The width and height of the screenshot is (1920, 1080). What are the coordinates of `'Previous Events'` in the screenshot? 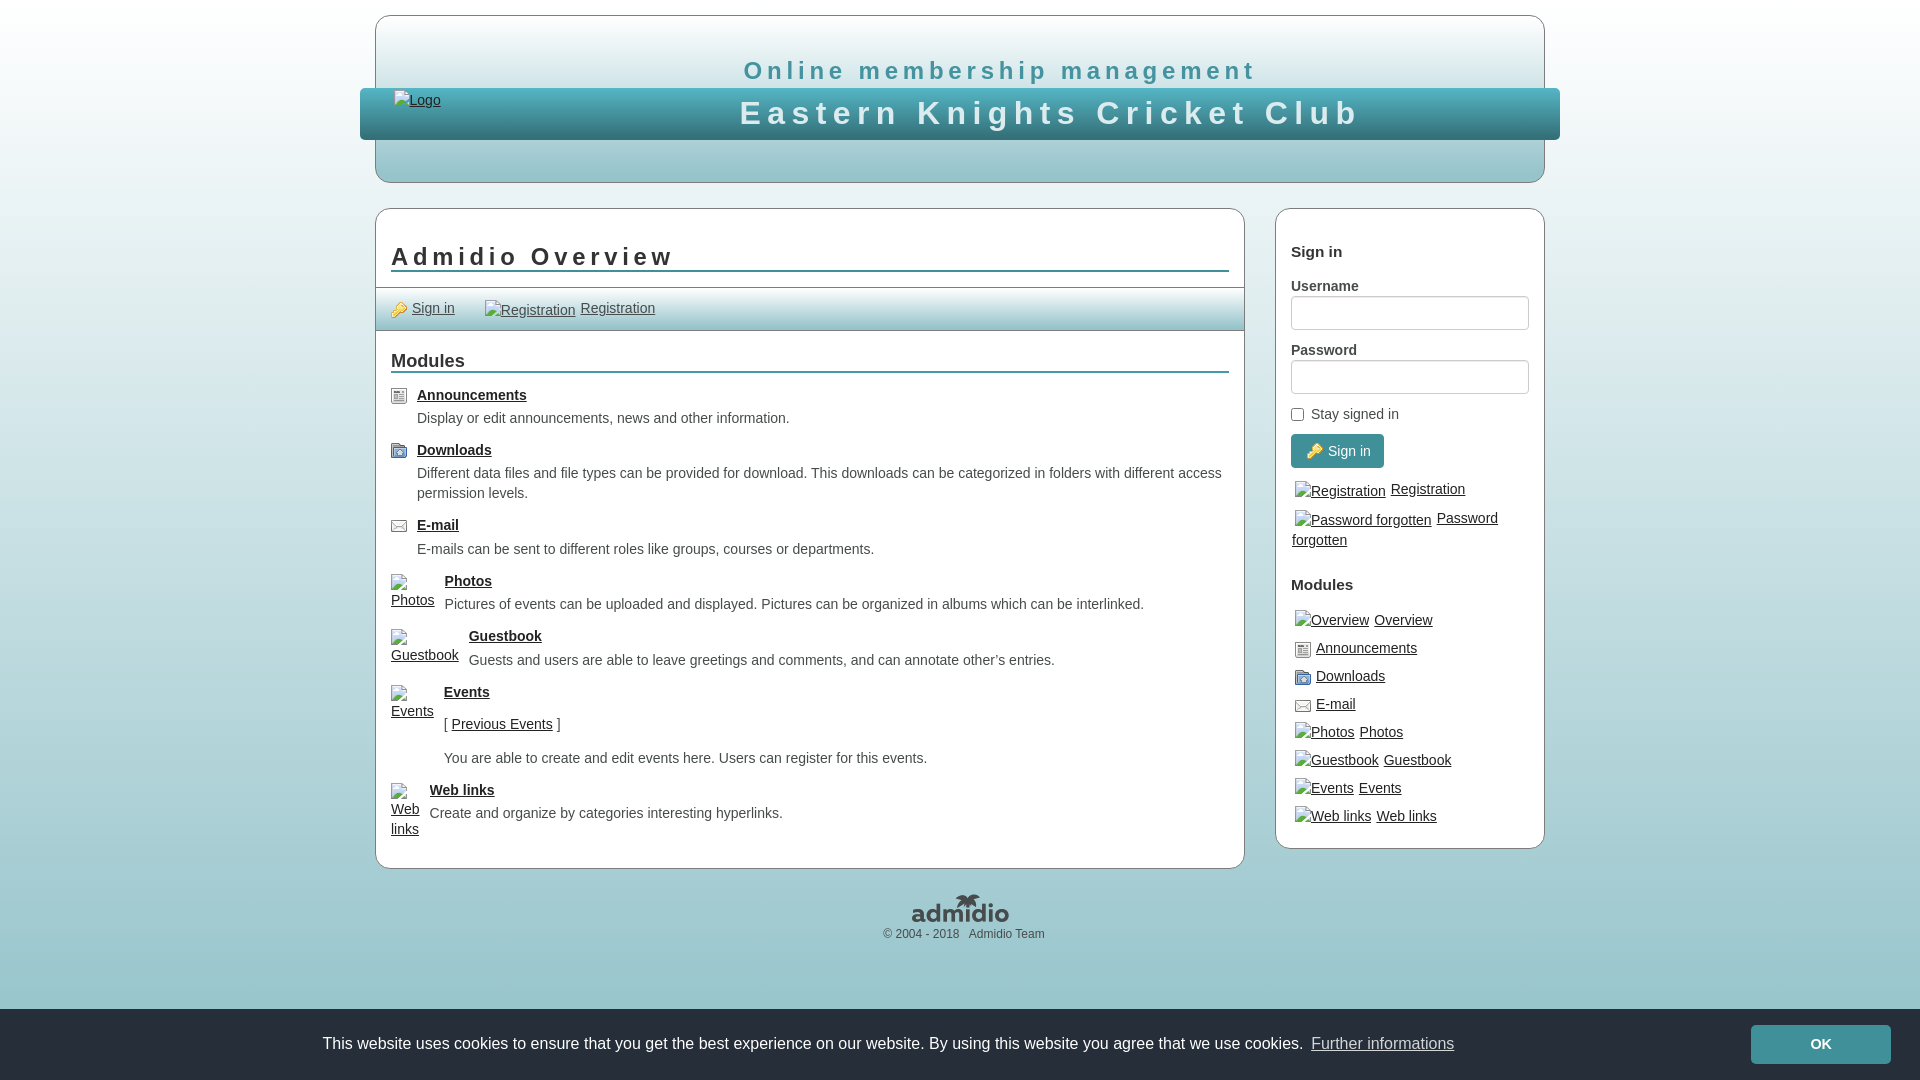 It's located at (502, 724).